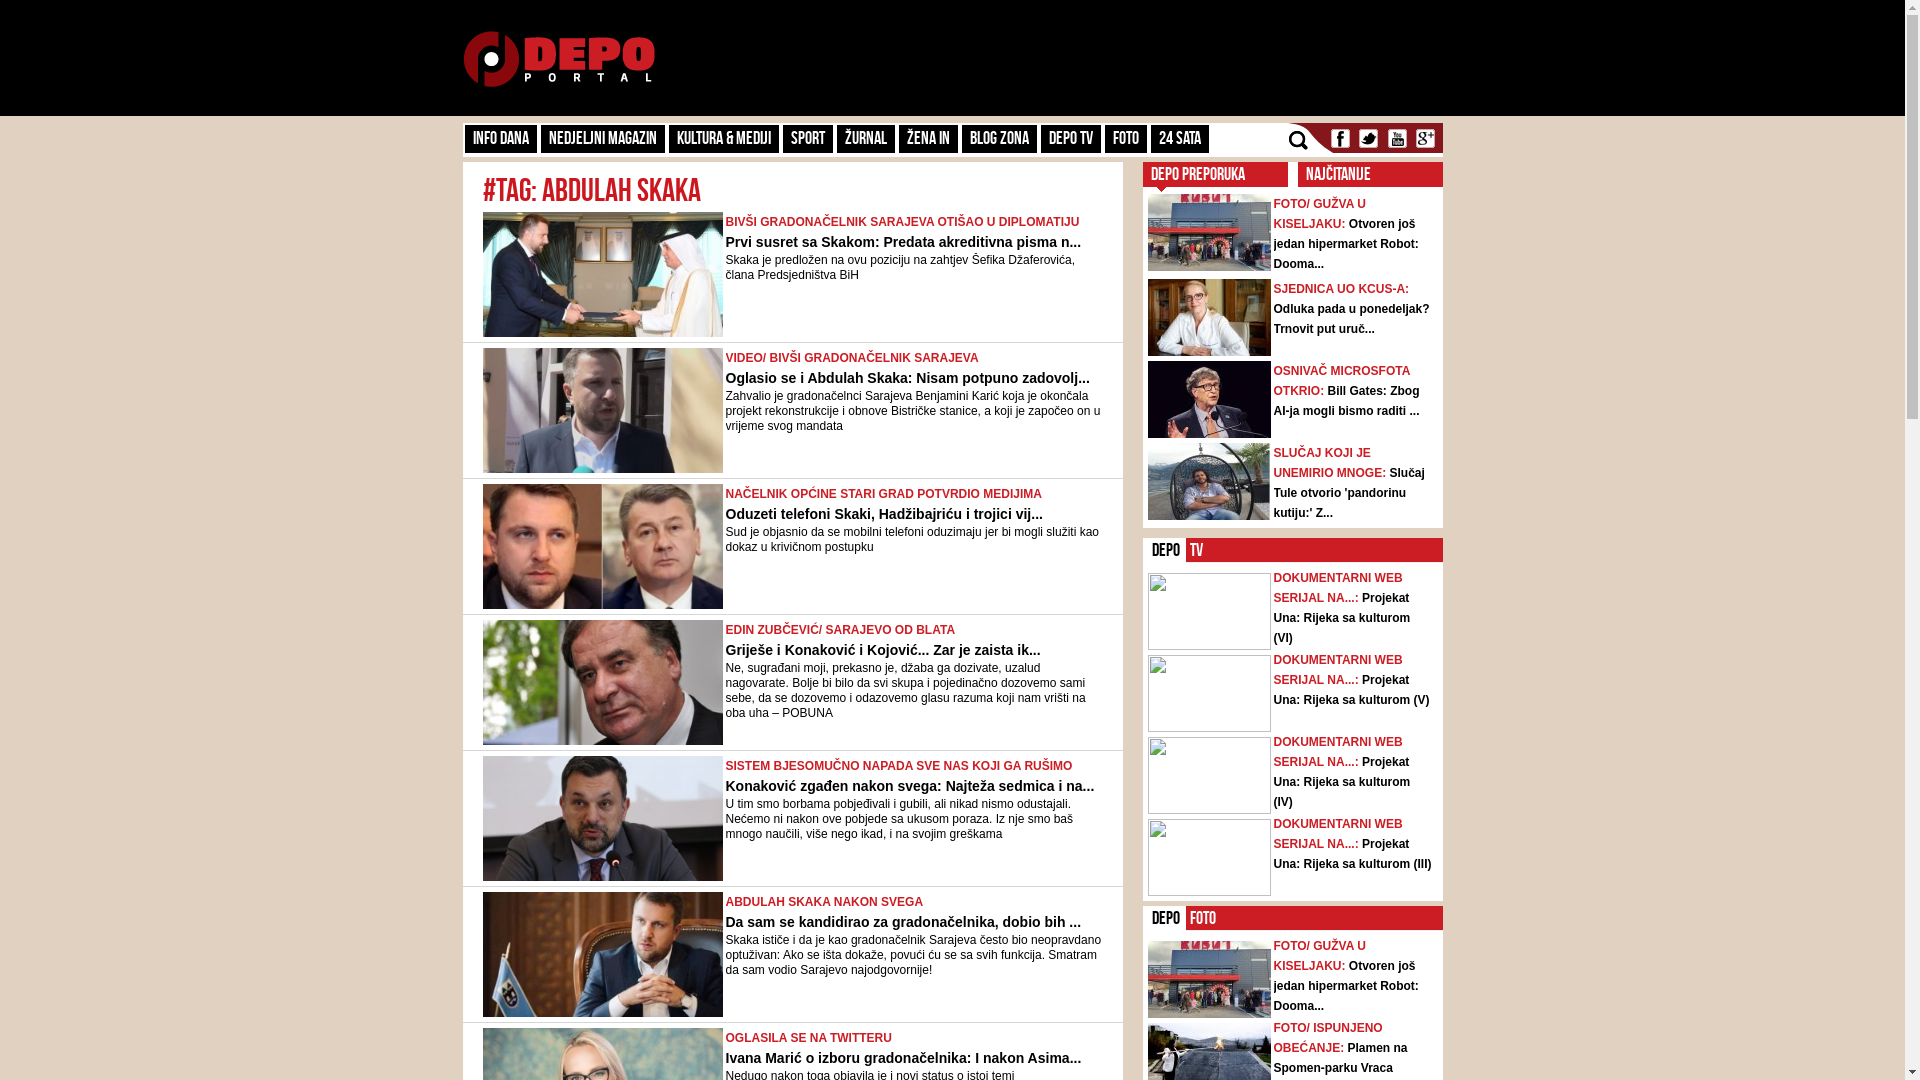  I want to click on 'Kultura & Mediji', so click(722, 137).